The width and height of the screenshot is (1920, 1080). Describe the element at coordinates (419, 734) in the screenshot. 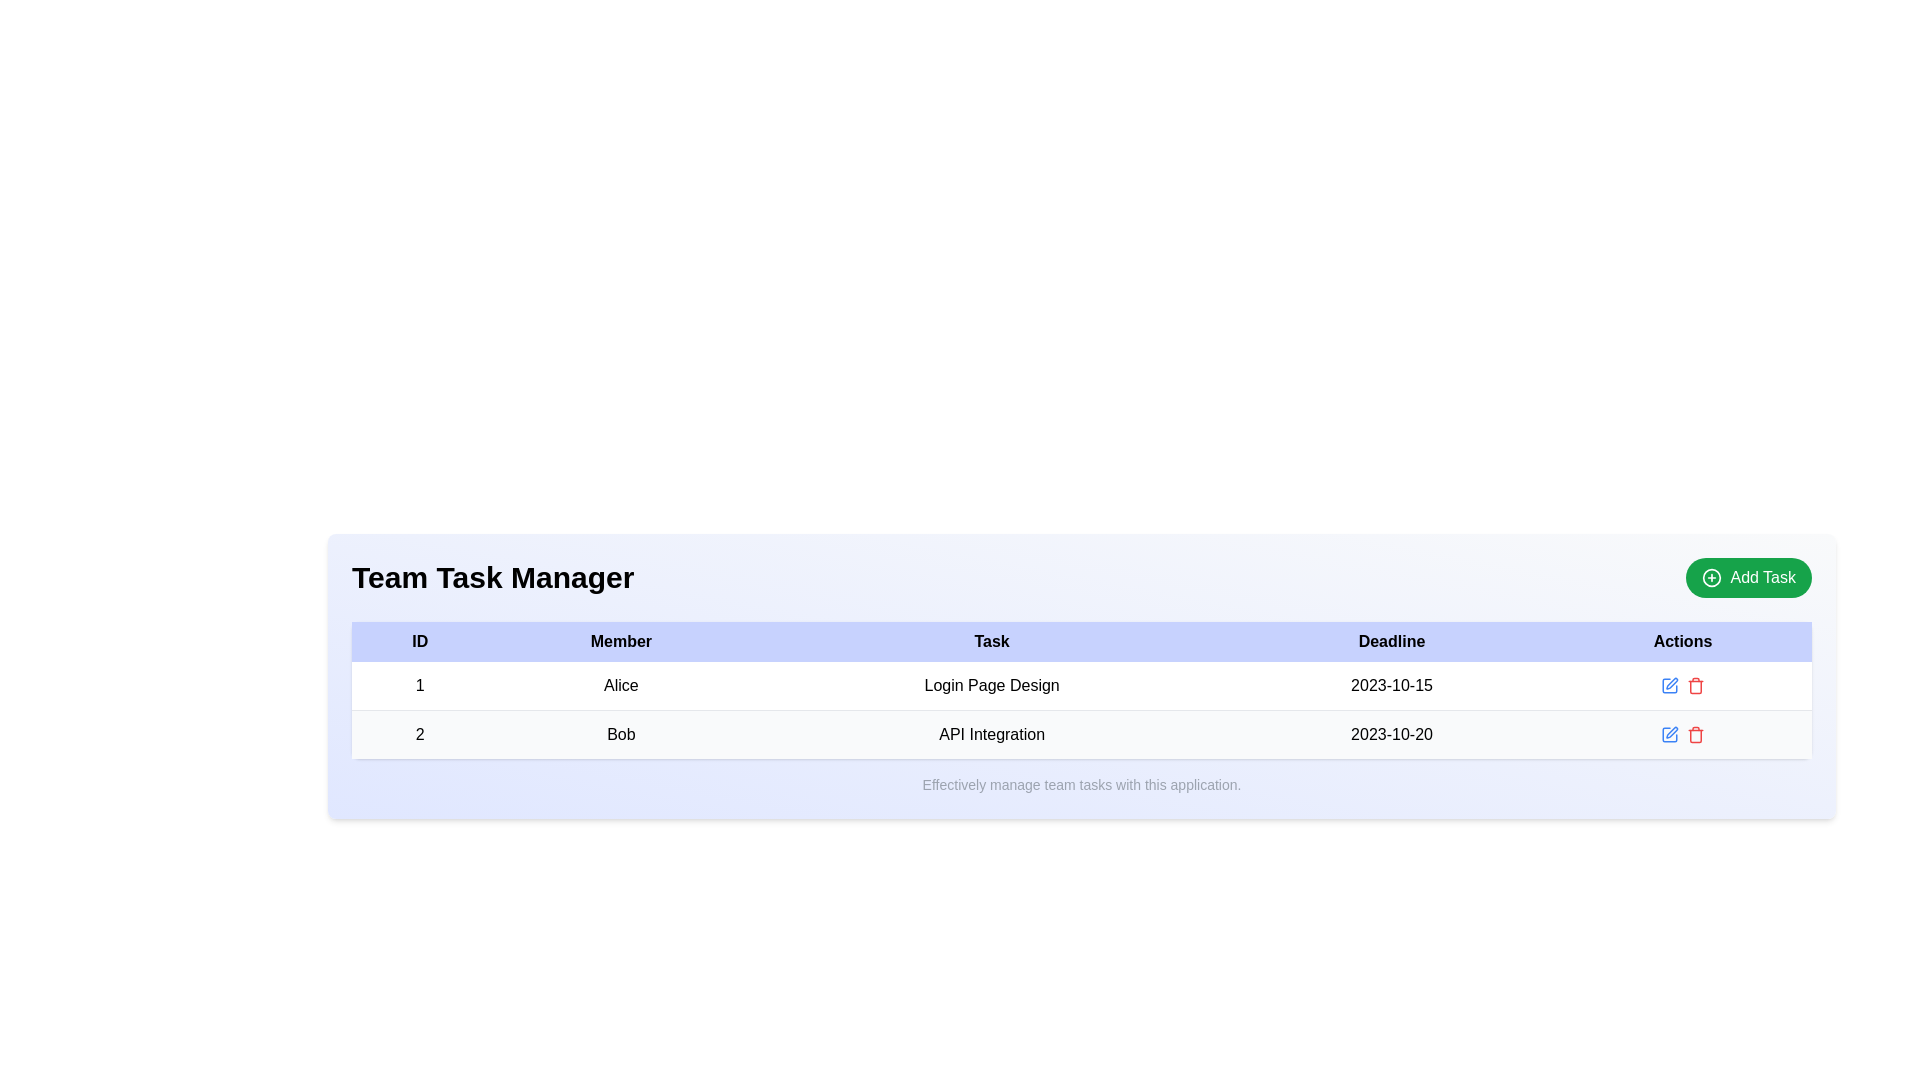

I see `the Text label in the first cell of the second row under the 'ID' column, which serves as a unique identifier for a specific entry in the task list` at that location.